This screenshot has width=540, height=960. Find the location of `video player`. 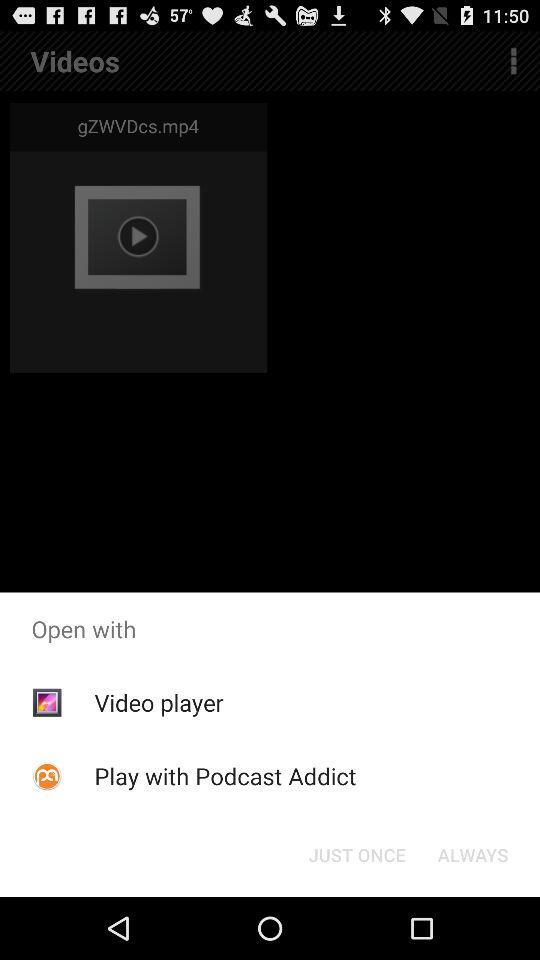

video player is located at coordinates (157, 702).